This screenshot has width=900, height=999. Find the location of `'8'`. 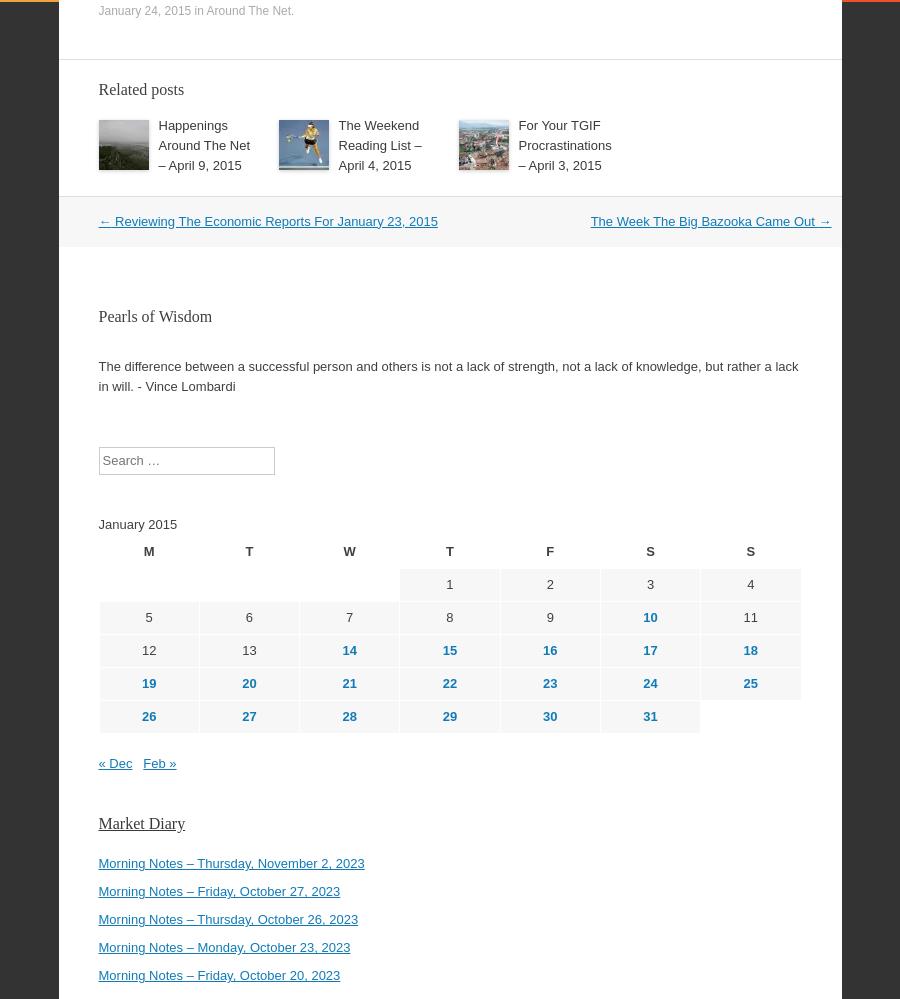

'8' is located at coordinates (449, 562).